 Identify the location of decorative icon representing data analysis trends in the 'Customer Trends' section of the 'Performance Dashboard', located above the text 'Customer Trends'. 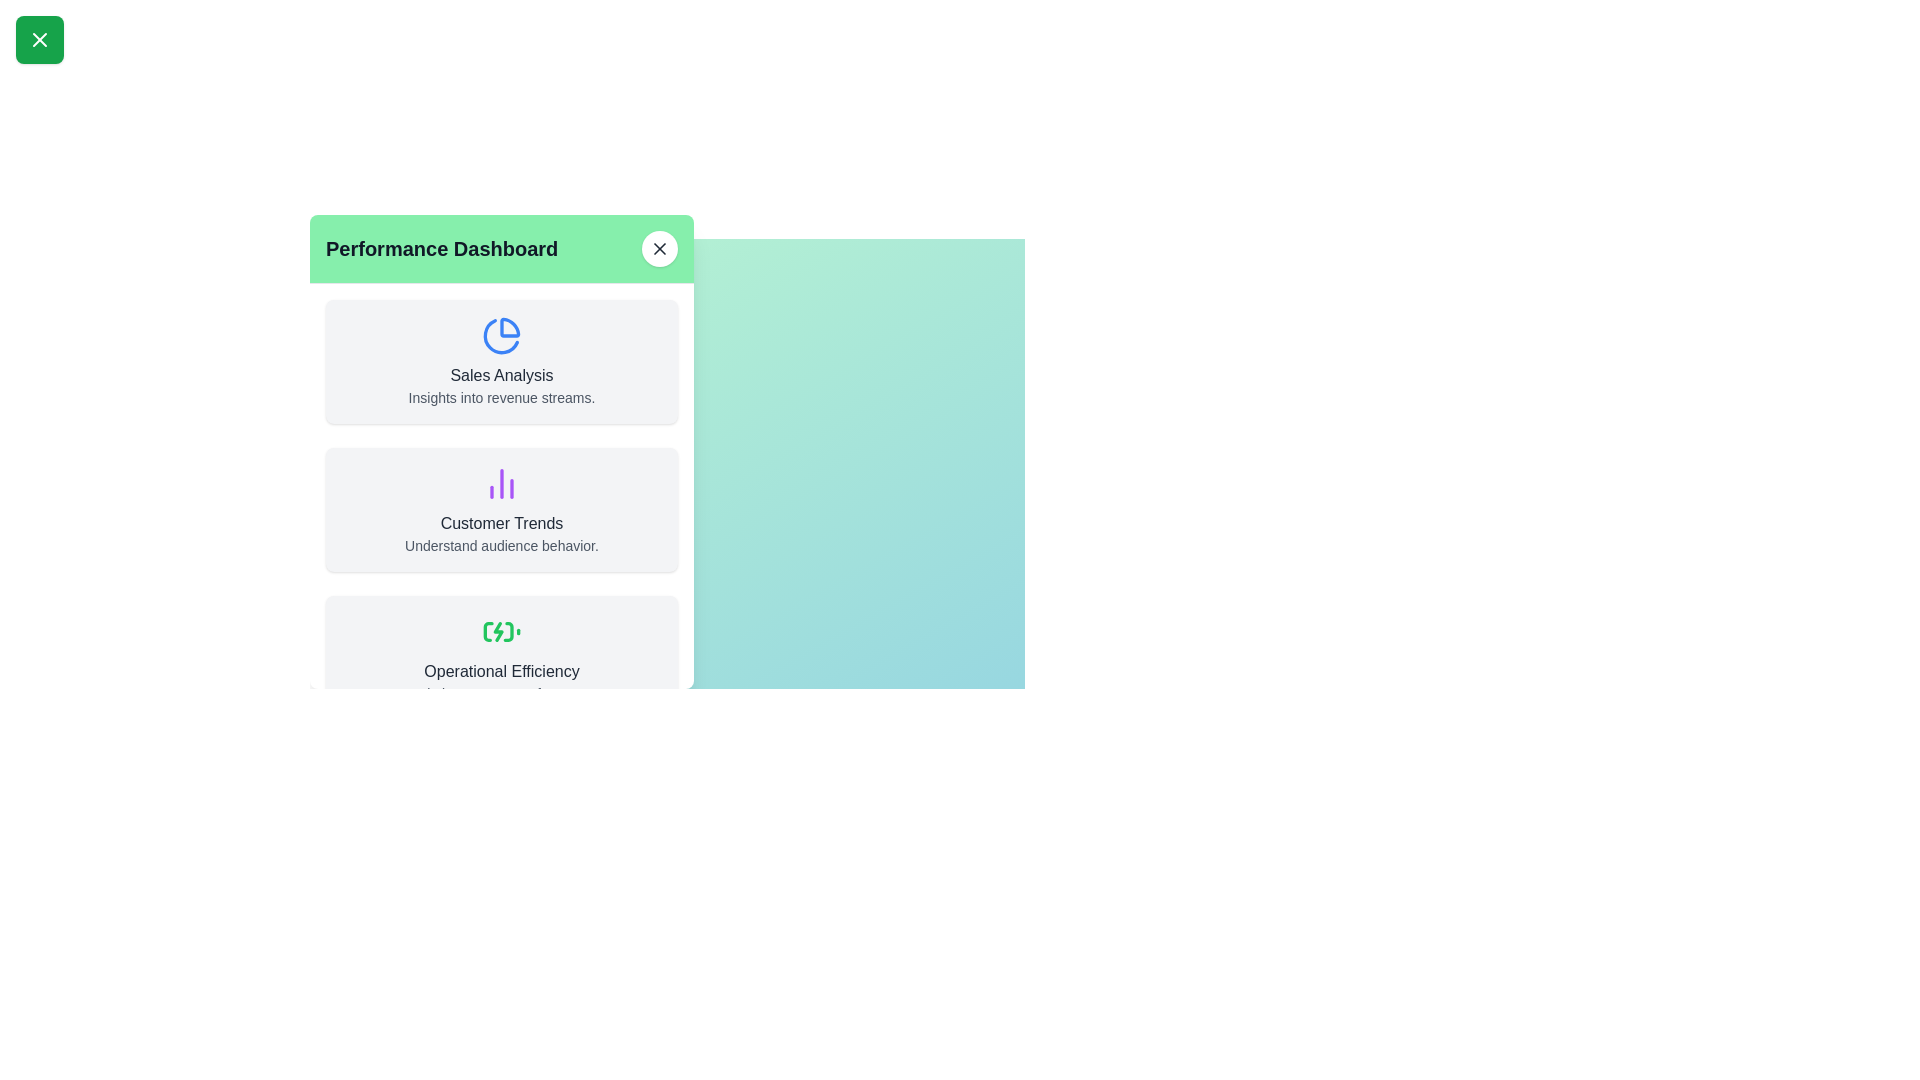
(502, 483).